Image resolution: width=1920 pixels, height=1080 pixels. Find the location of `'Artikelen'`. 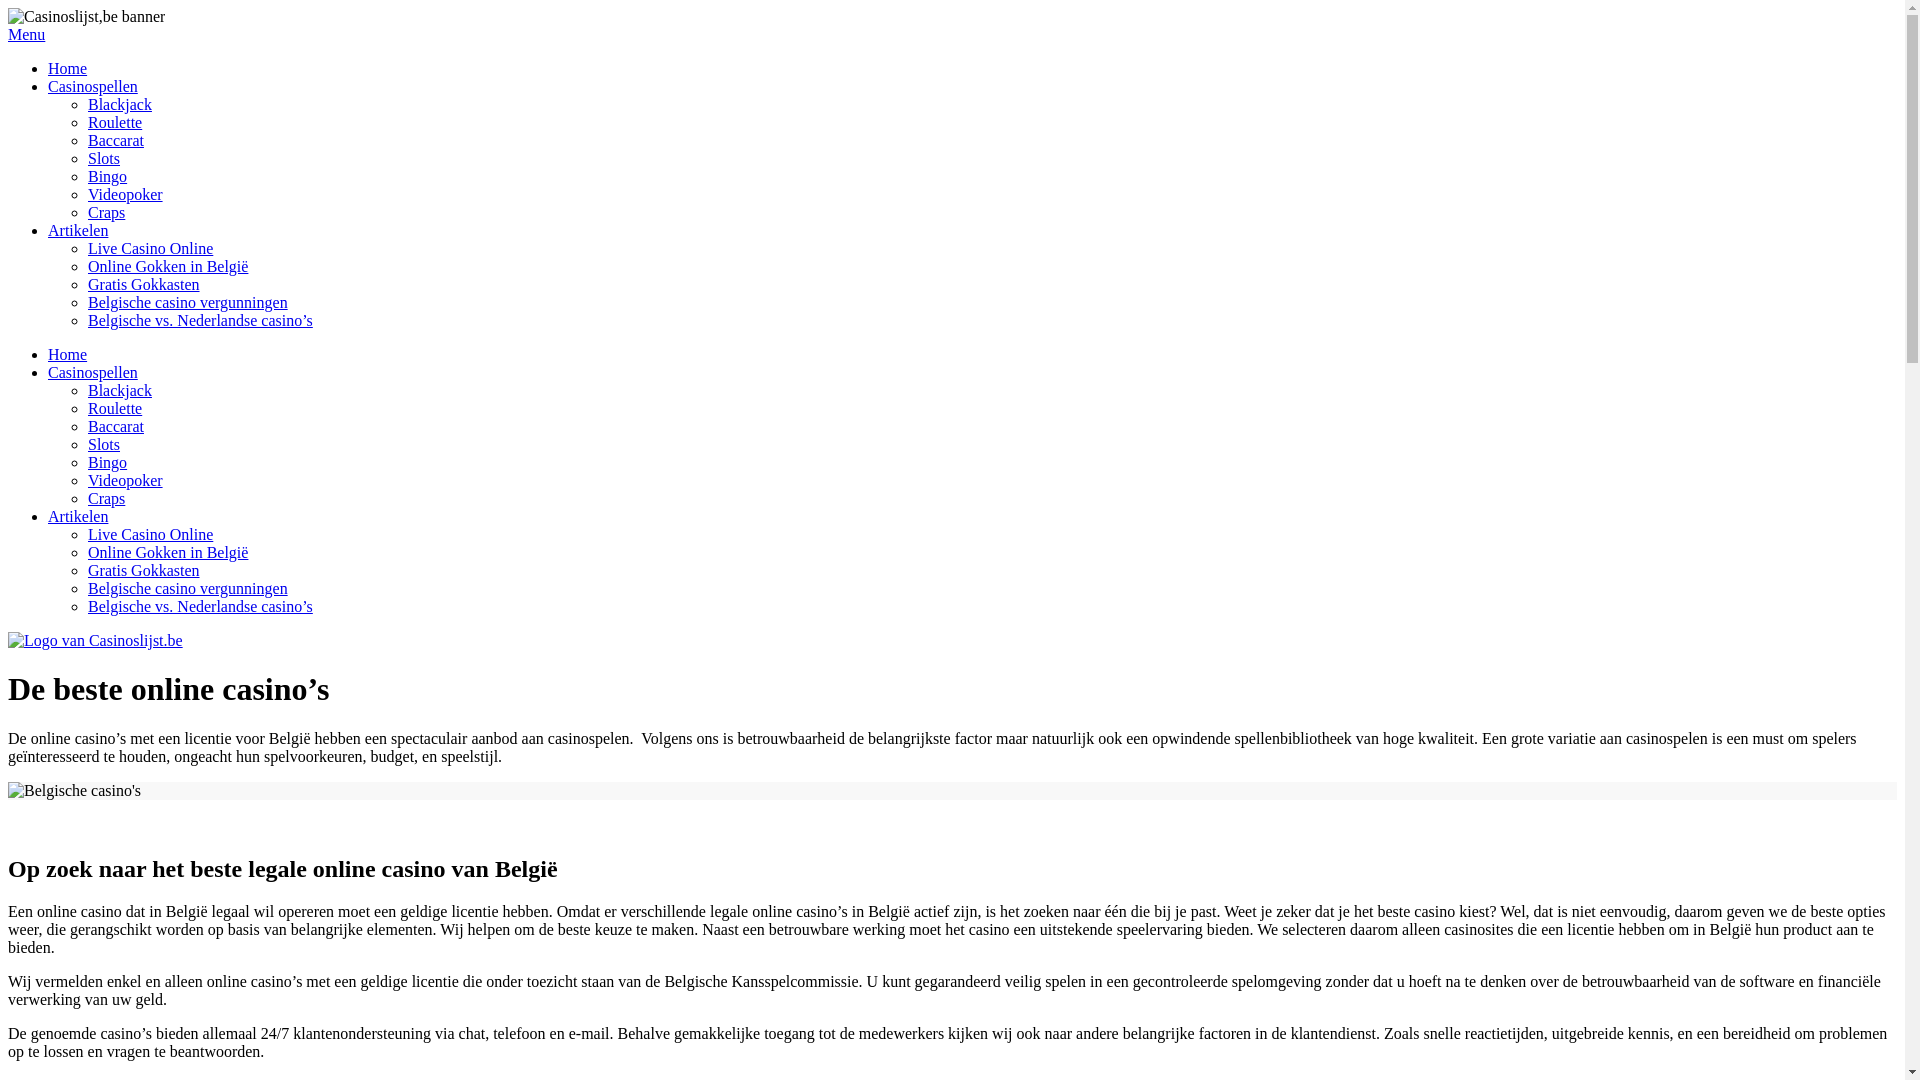

'Artikelen' is located at coordinates (48, 515).